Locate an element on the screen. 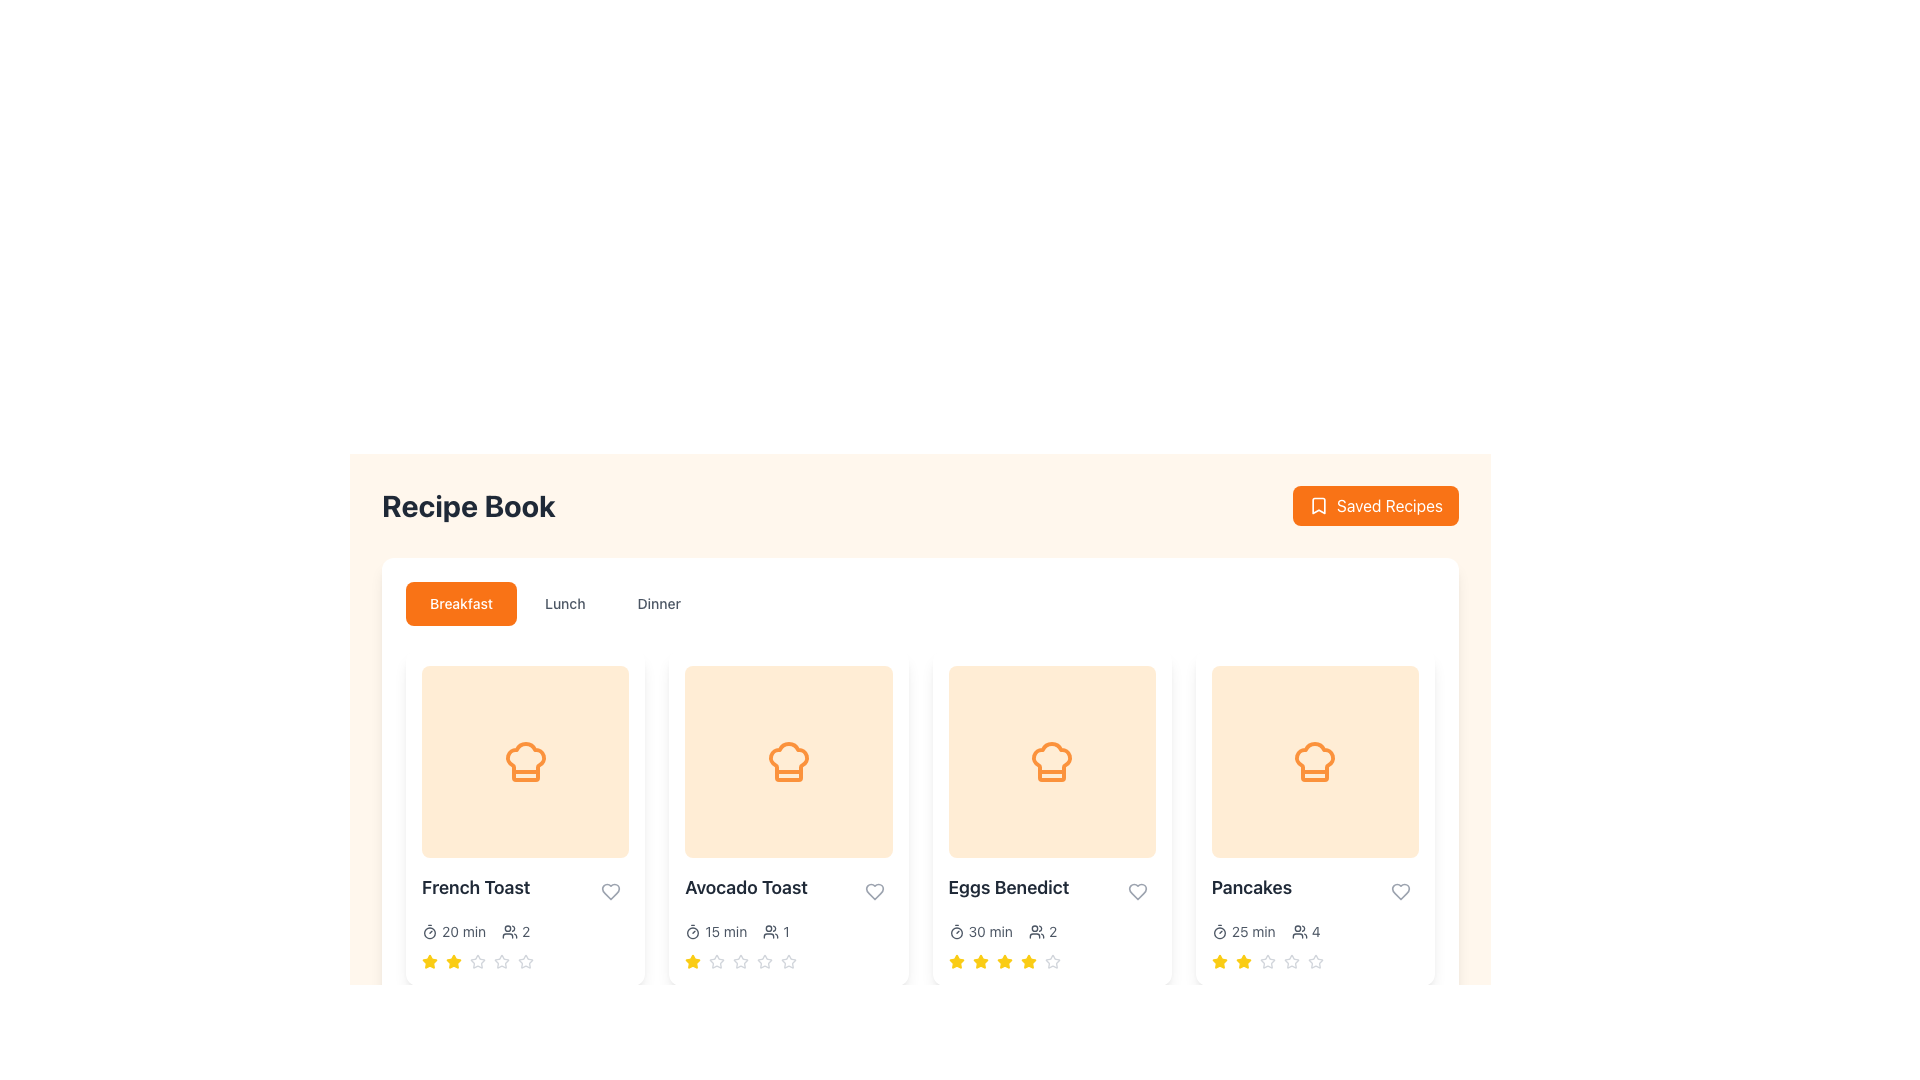  the second star icon in the rating component for the 'Pancakes' recipe to rate it is located at coordinates (1266, 960).